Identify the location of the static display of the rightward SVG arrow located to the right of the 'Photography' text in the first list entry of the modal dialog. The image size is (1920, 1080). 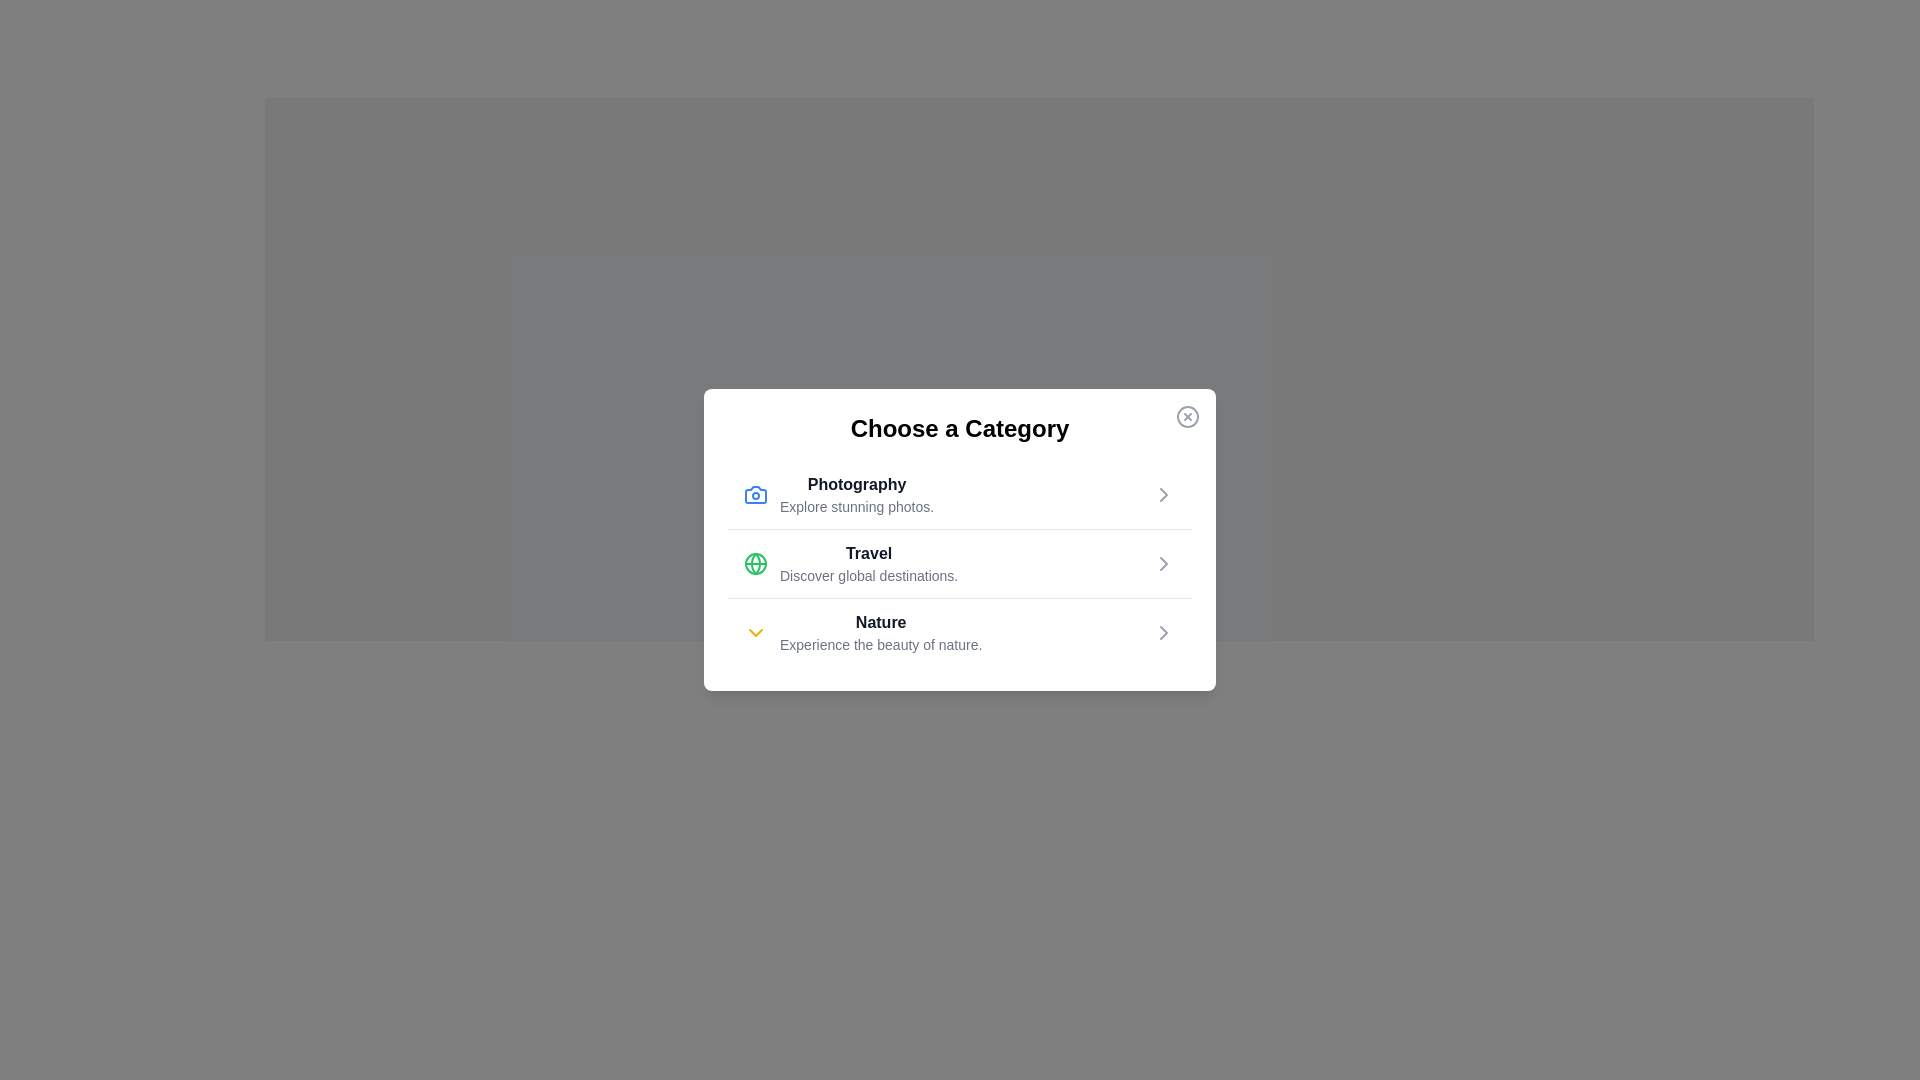
(1163, 494).